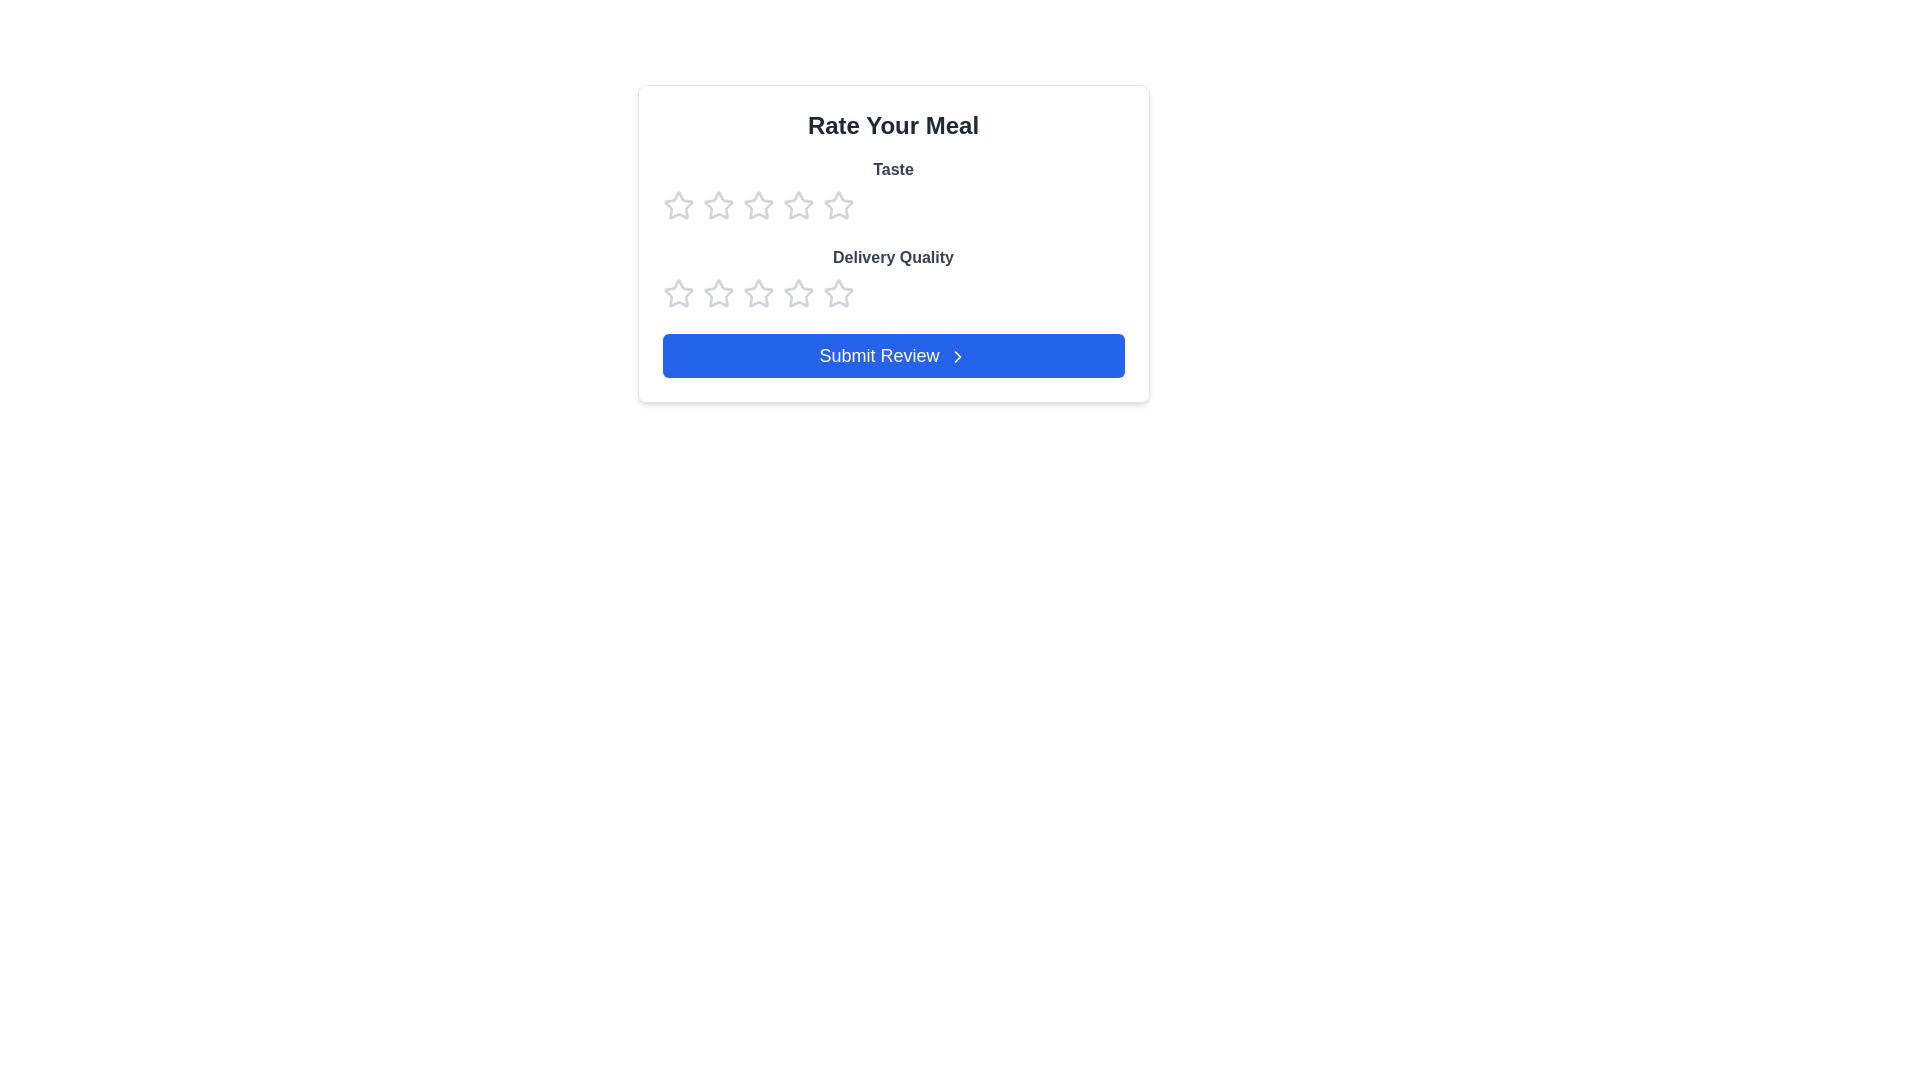 The width and height of the screenshot is (1920, 1080). Describe the element at coordinates (838, 205) in the screenshot. I see `the second star icon in the rating system under the 'Taste' label` at that location.